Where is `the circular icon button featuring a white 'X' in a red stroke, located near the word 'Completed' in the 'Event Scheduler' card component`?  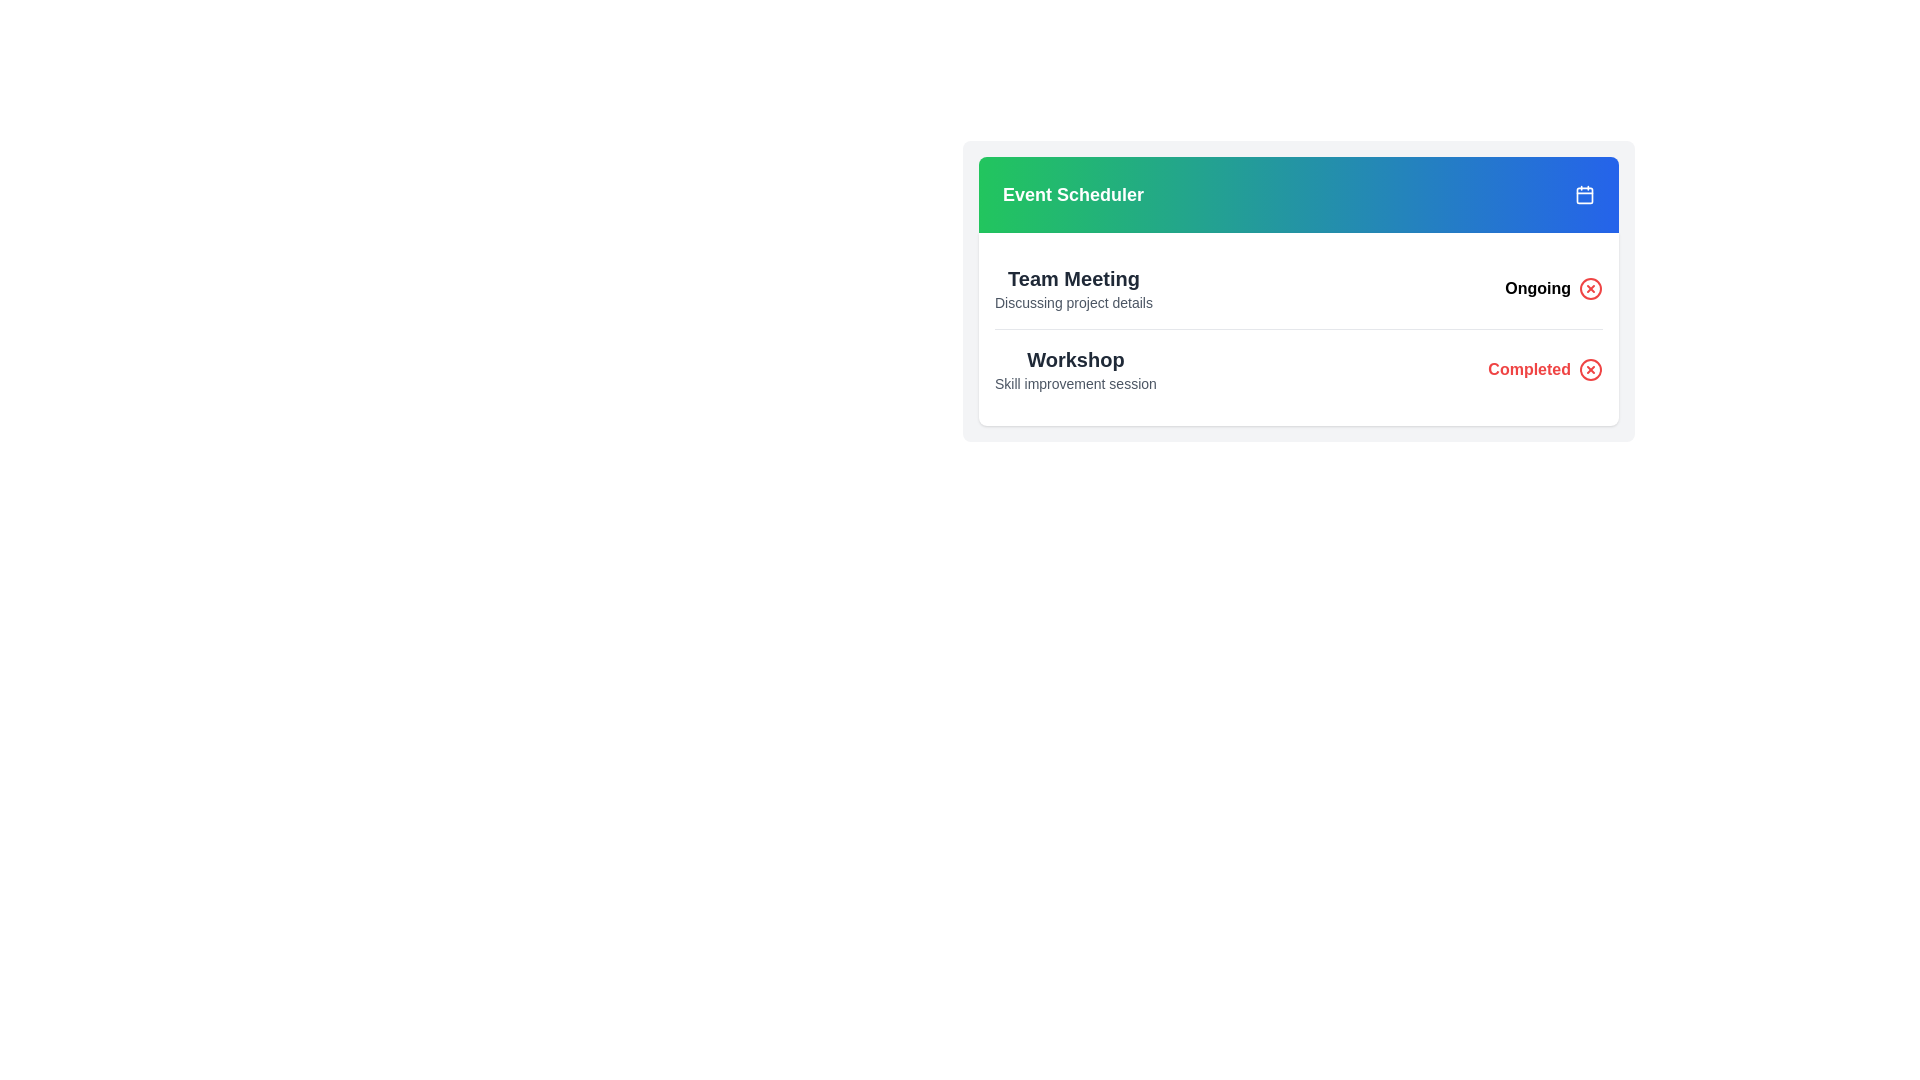 the circular icon button featuring a white 'X' in a red stroke, located near the word 'Completed' in the 'Event Scheduler' card component is located at coordinates (1589, 370).